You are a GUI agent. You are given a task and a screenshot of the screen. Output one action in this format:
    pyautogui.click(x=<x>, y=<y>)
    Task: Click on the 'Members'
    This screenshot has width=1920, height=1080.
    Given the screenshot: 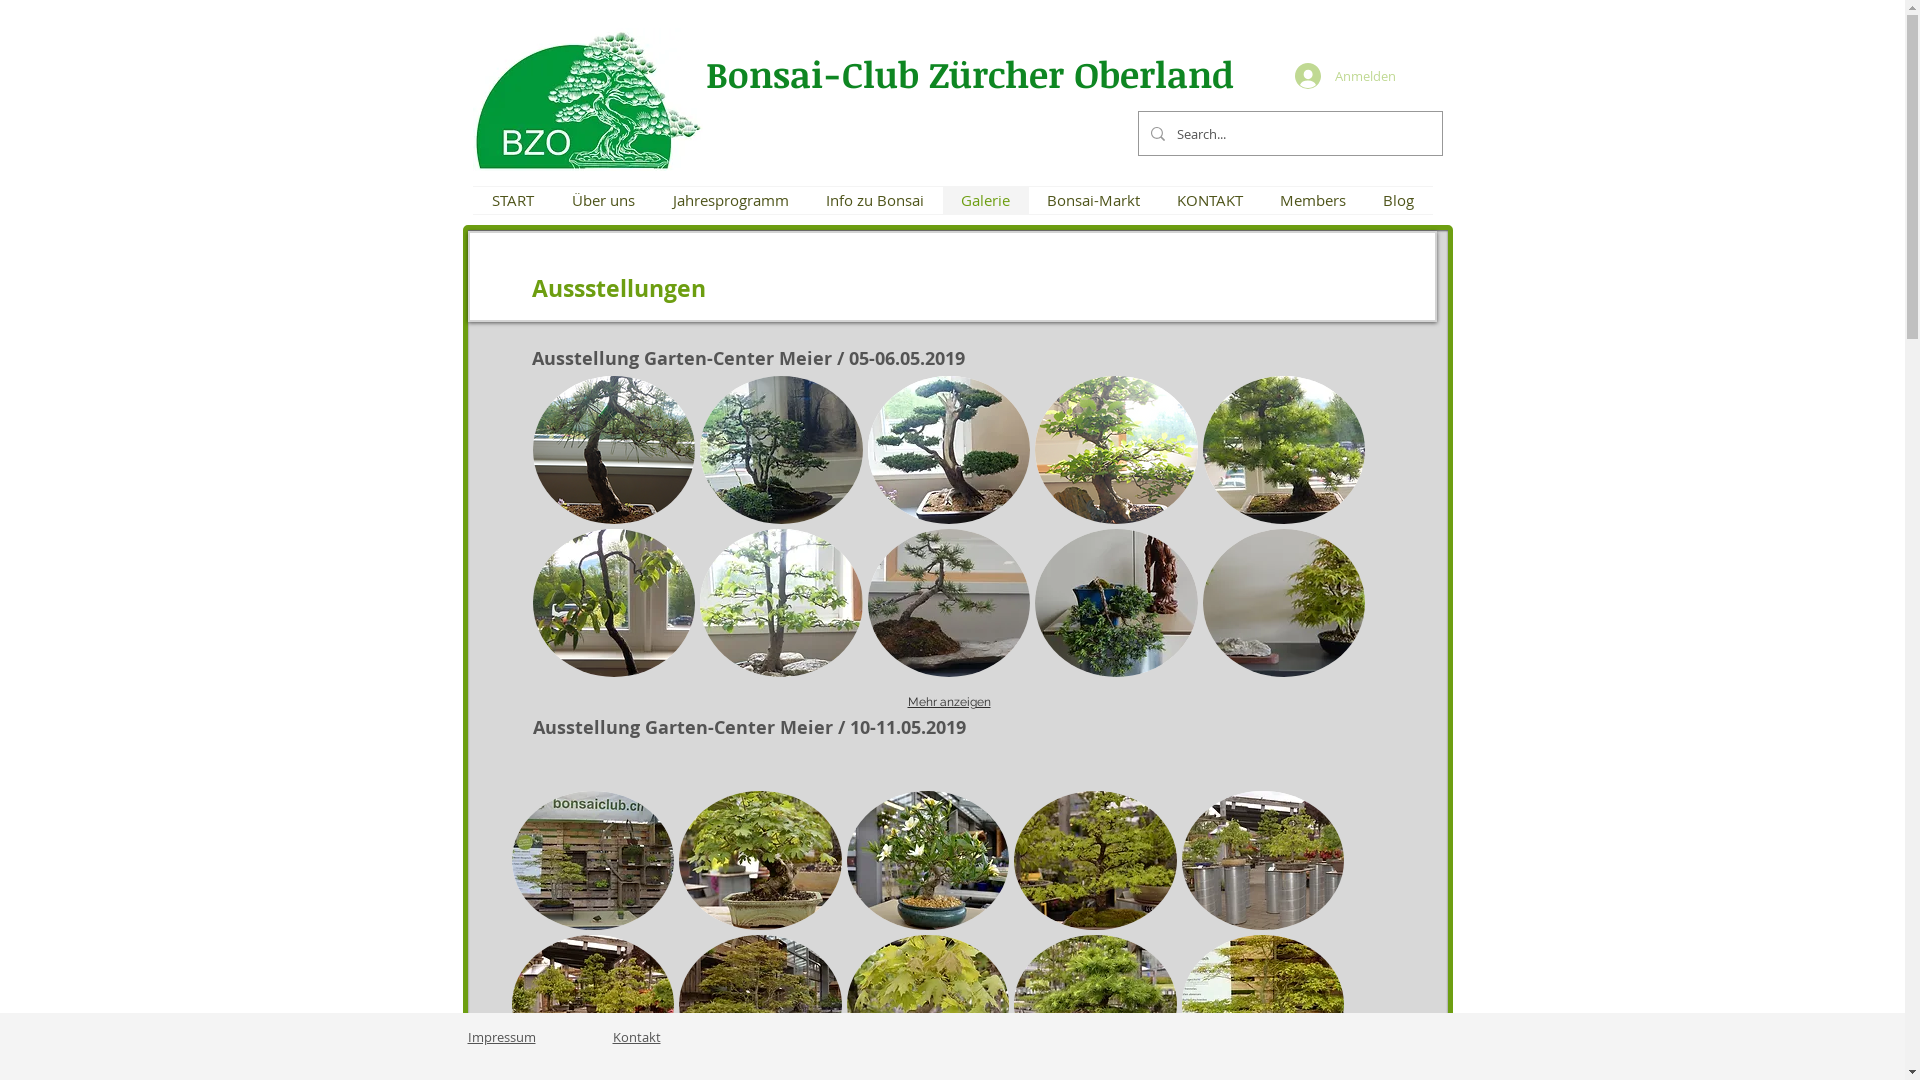 What is the action you would take?
    pyautogui.click(x=1313, y=200)
    